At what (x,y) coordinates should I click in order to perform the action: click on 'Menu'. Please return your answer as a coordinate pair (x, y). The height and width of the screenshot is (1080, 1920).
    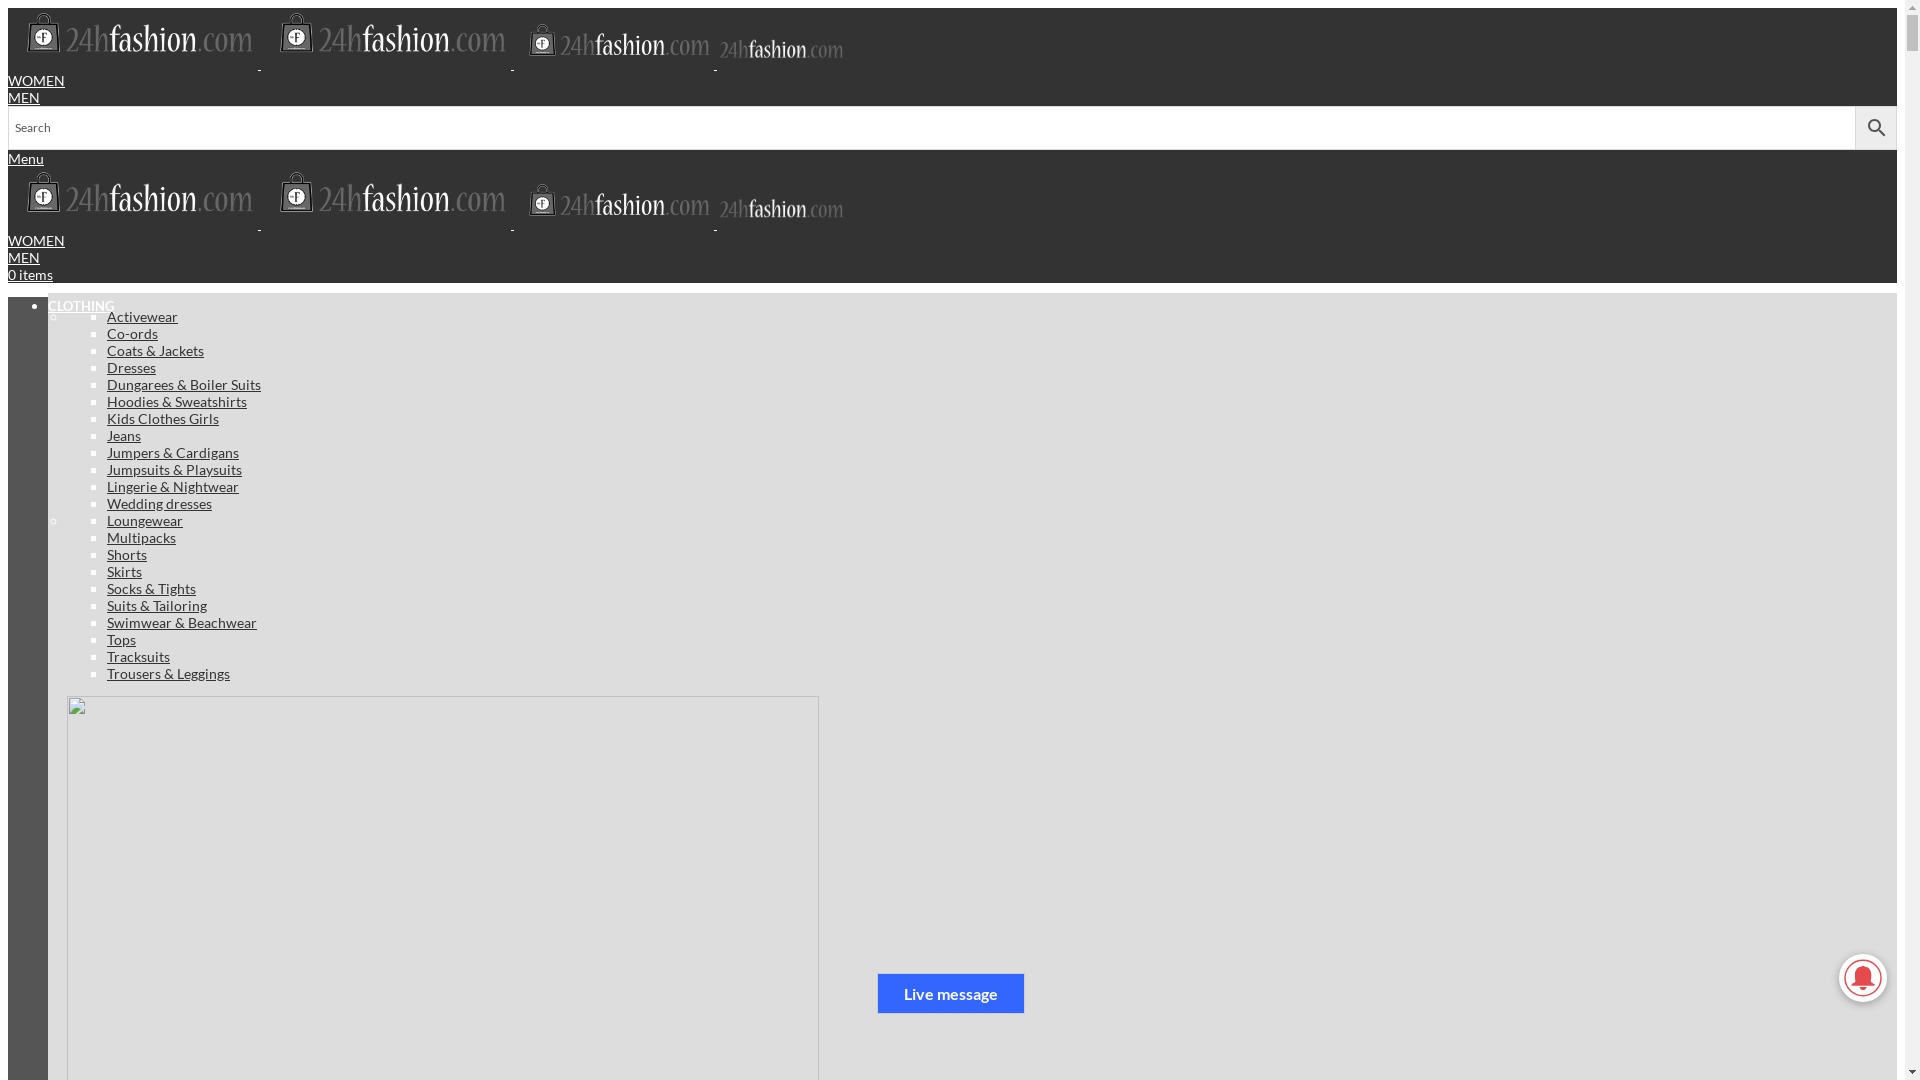
    Looking at the image, I should click on (25, 157).